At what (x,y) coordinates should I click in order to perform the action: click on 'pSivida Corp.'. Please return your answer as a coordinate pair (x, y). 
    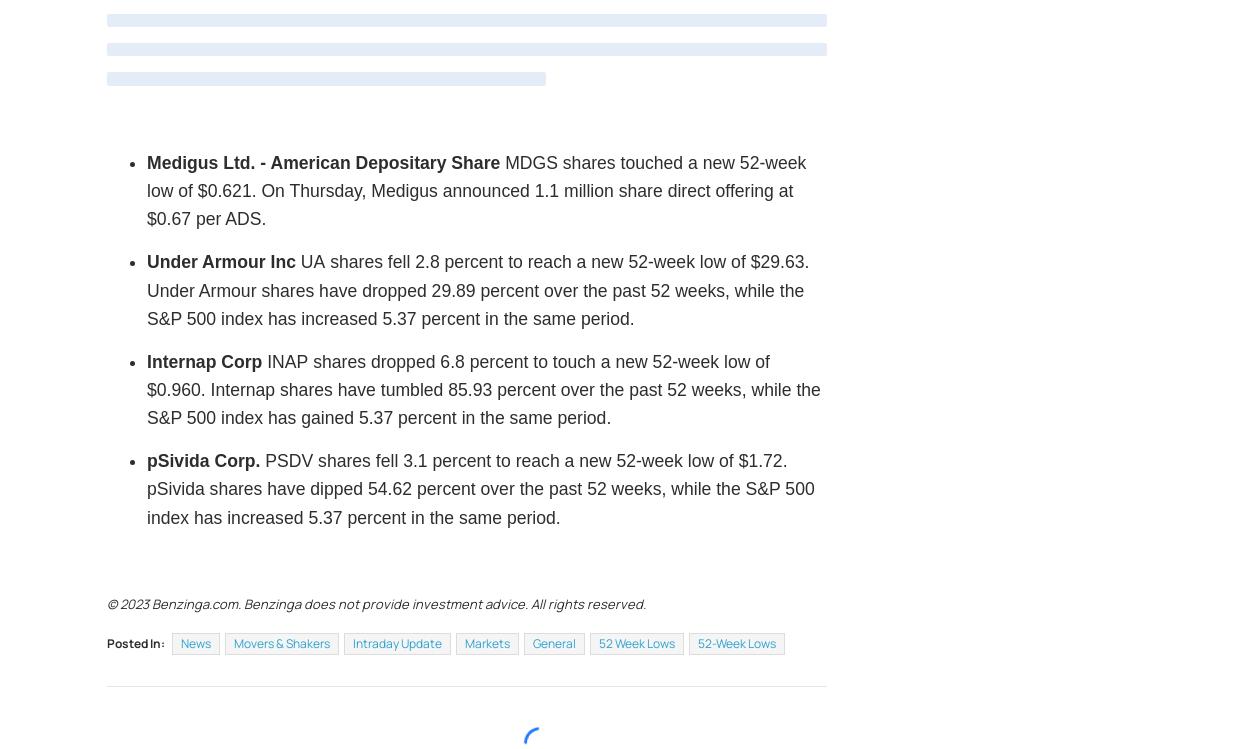
    Looking at the image, I should click on (205, 461).